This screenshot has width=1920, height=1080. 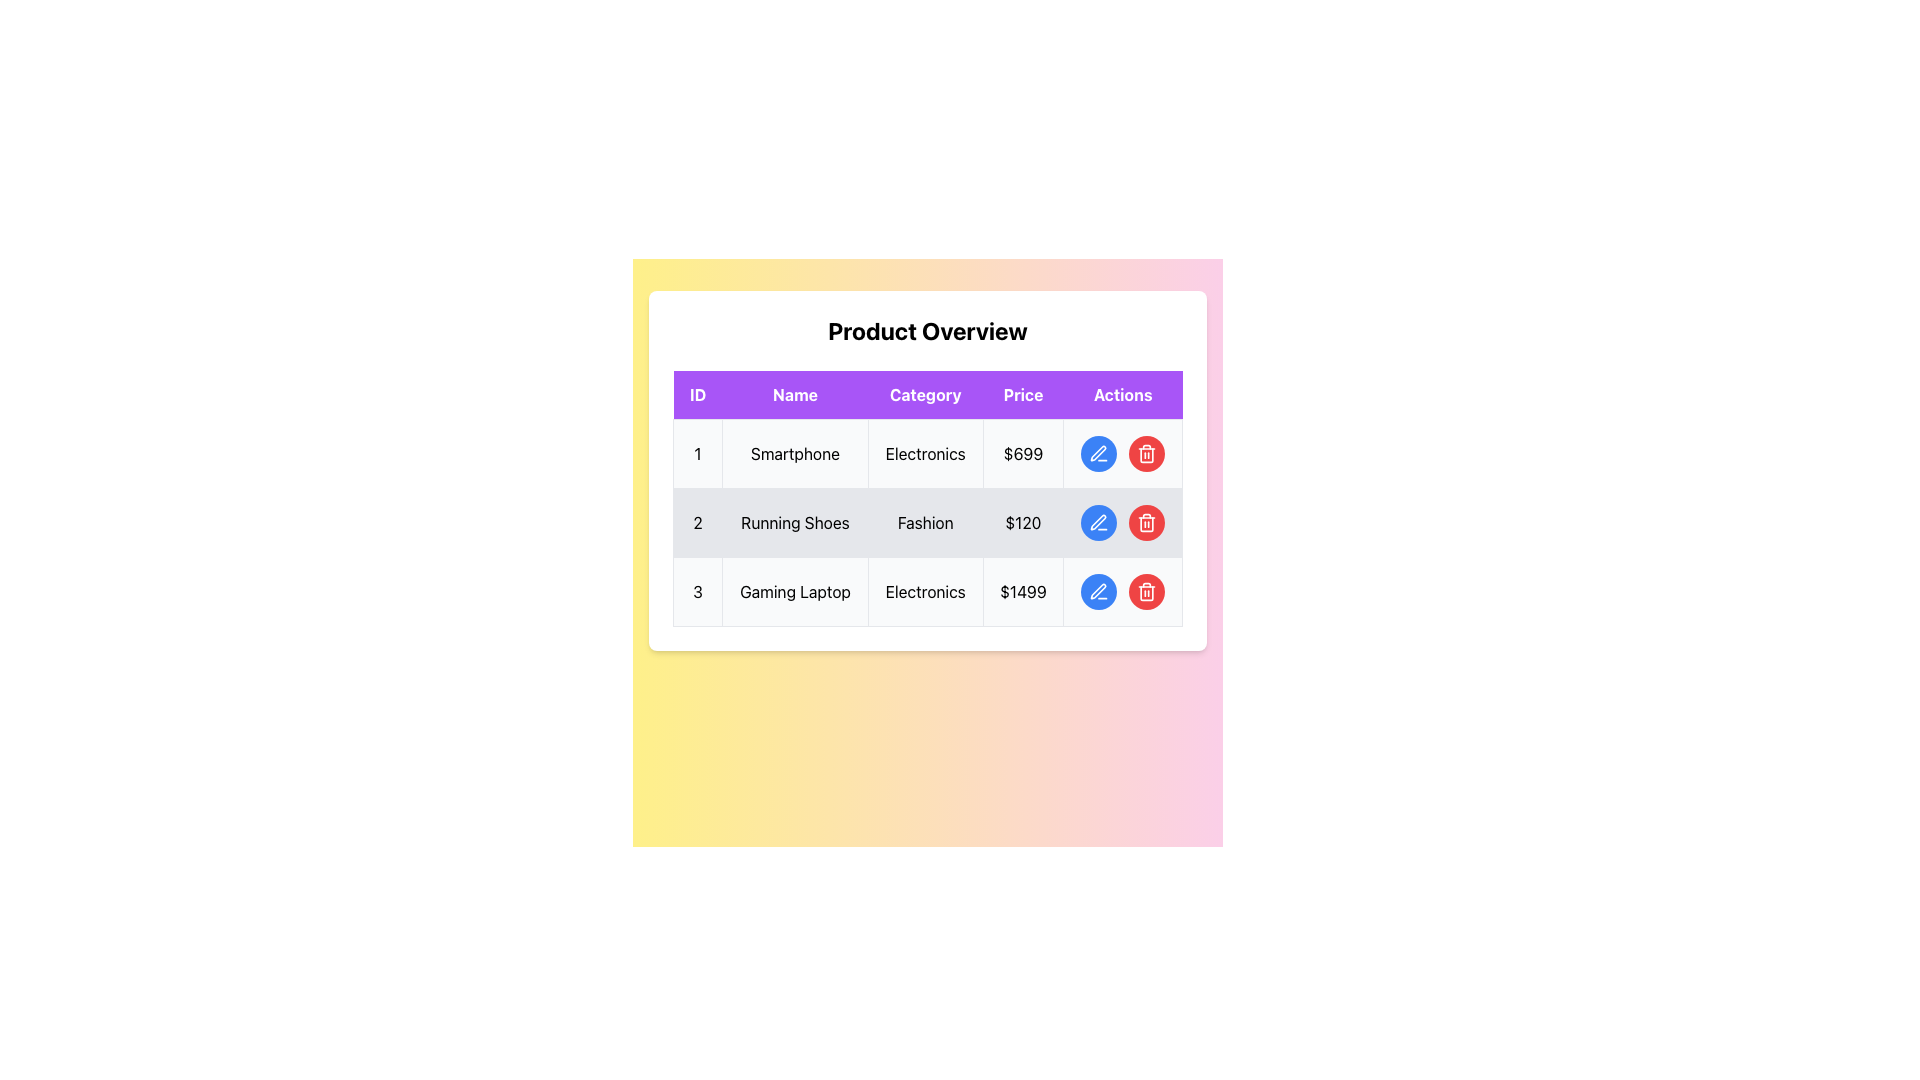 I want to click on the 'Electronics' text label in the first row of the table, which is bold and displayed on a white background, so click(x=924, y=454).